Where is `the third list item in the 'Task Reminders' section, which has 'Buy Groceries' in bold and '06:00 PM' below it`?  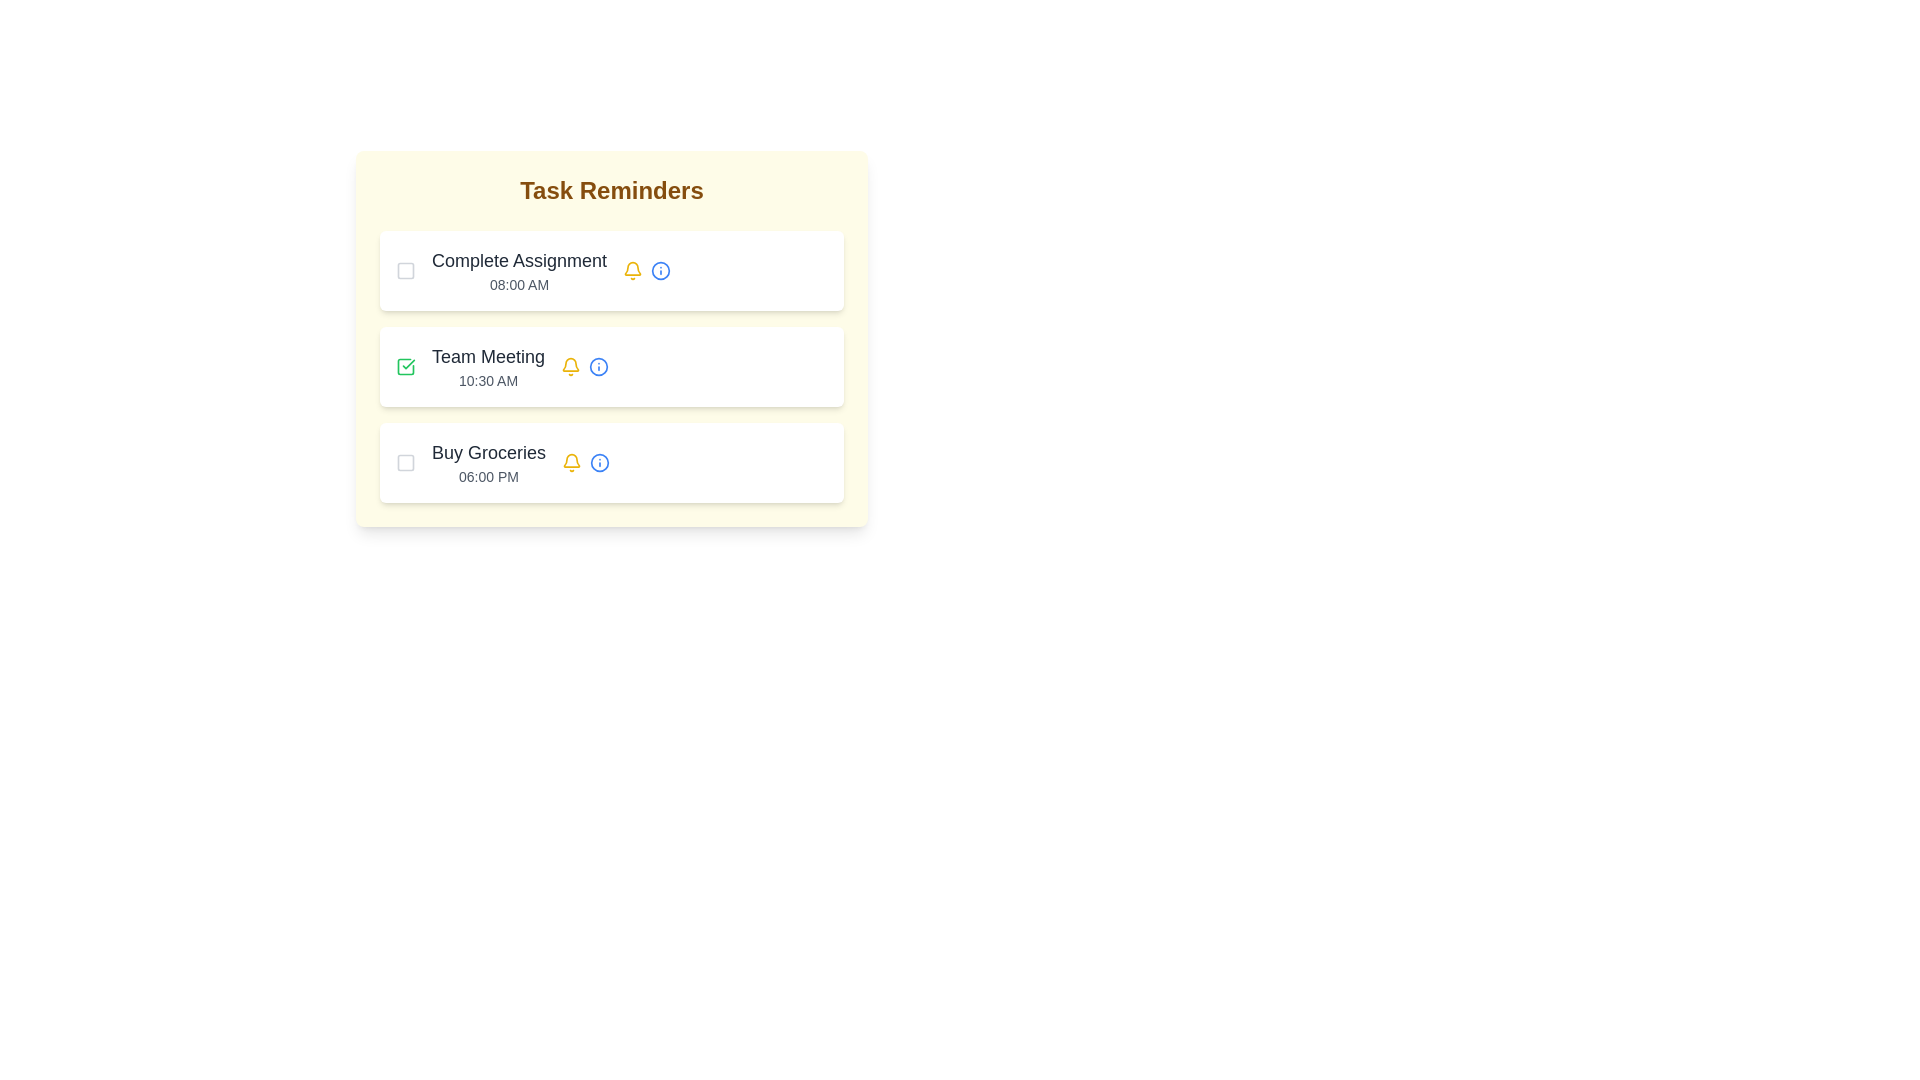 the third list item in the 'Task Reminders' section, which has 'Buy Groceries' in bold and '06:00 PM' below it is located at coordinates (610, 462).